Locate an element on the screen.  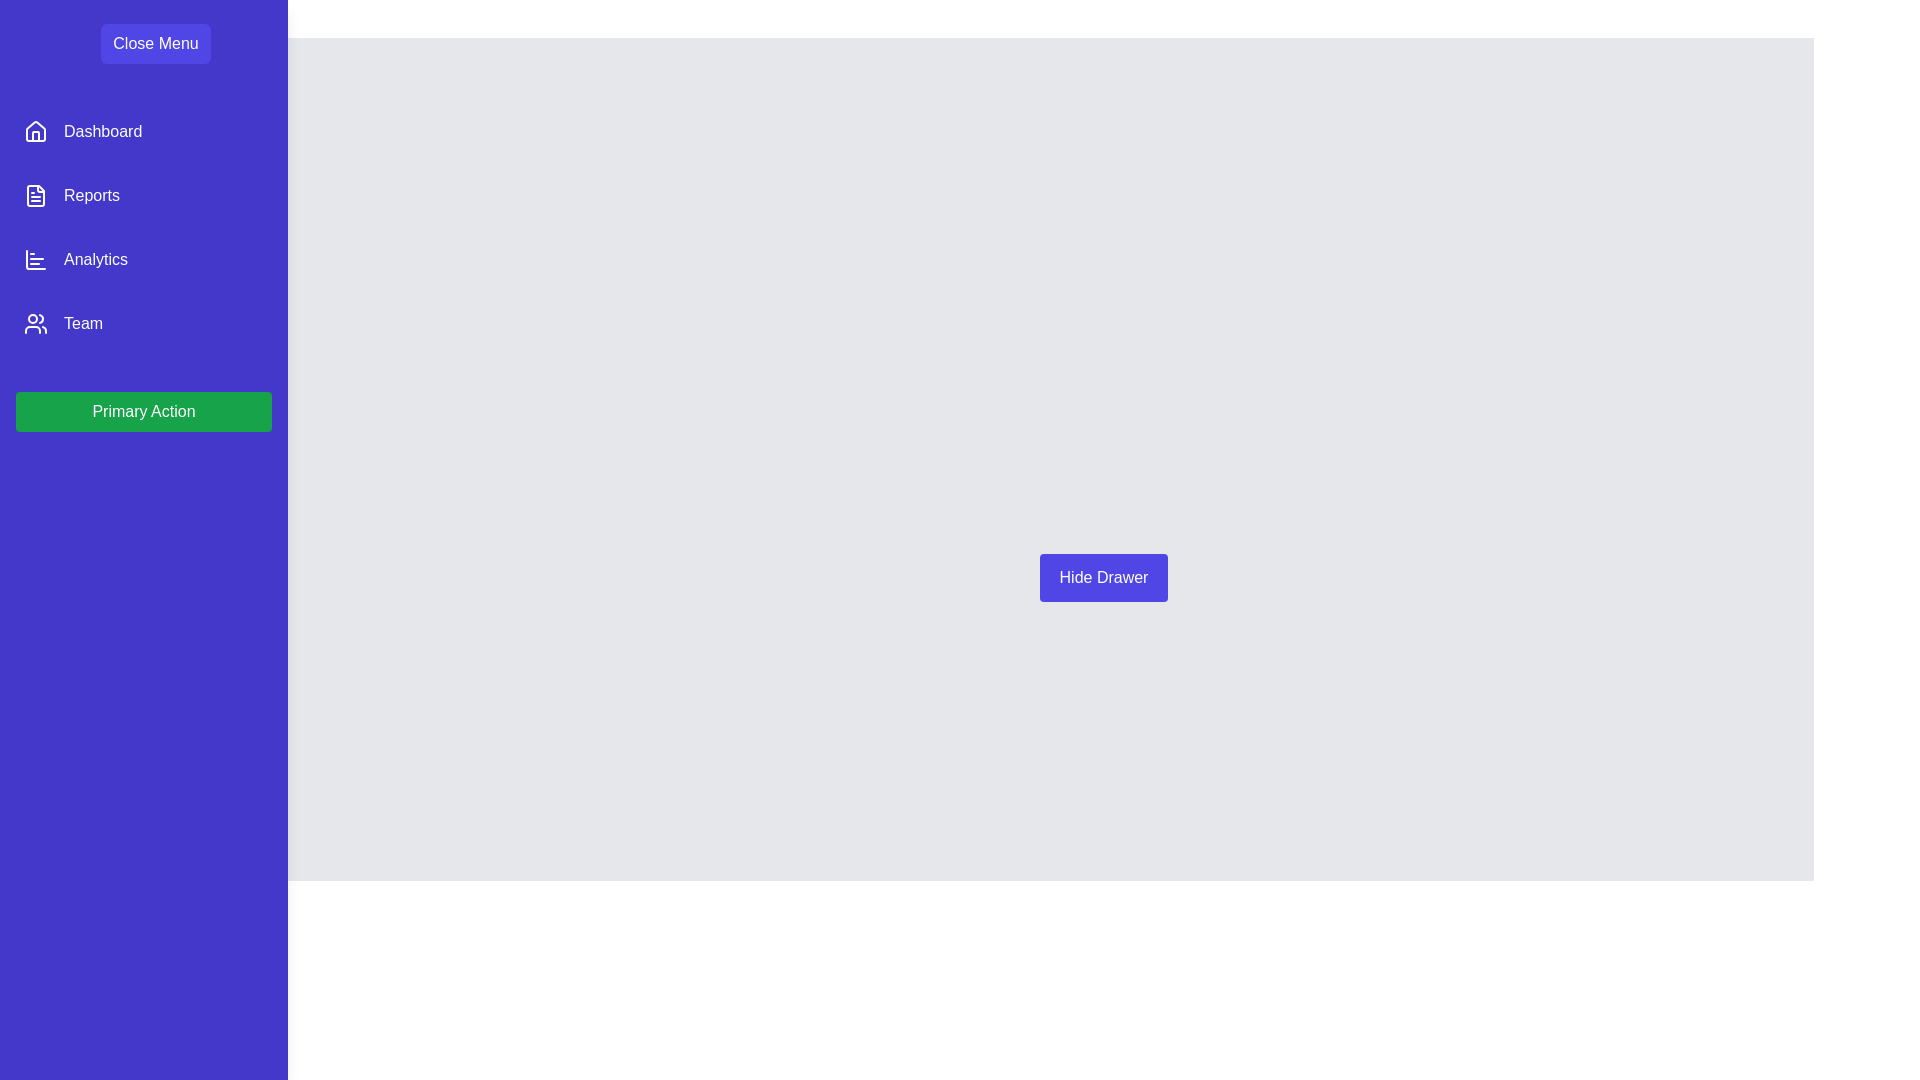
the menu item Team in the sidebar is located at coordinates (143, 323).